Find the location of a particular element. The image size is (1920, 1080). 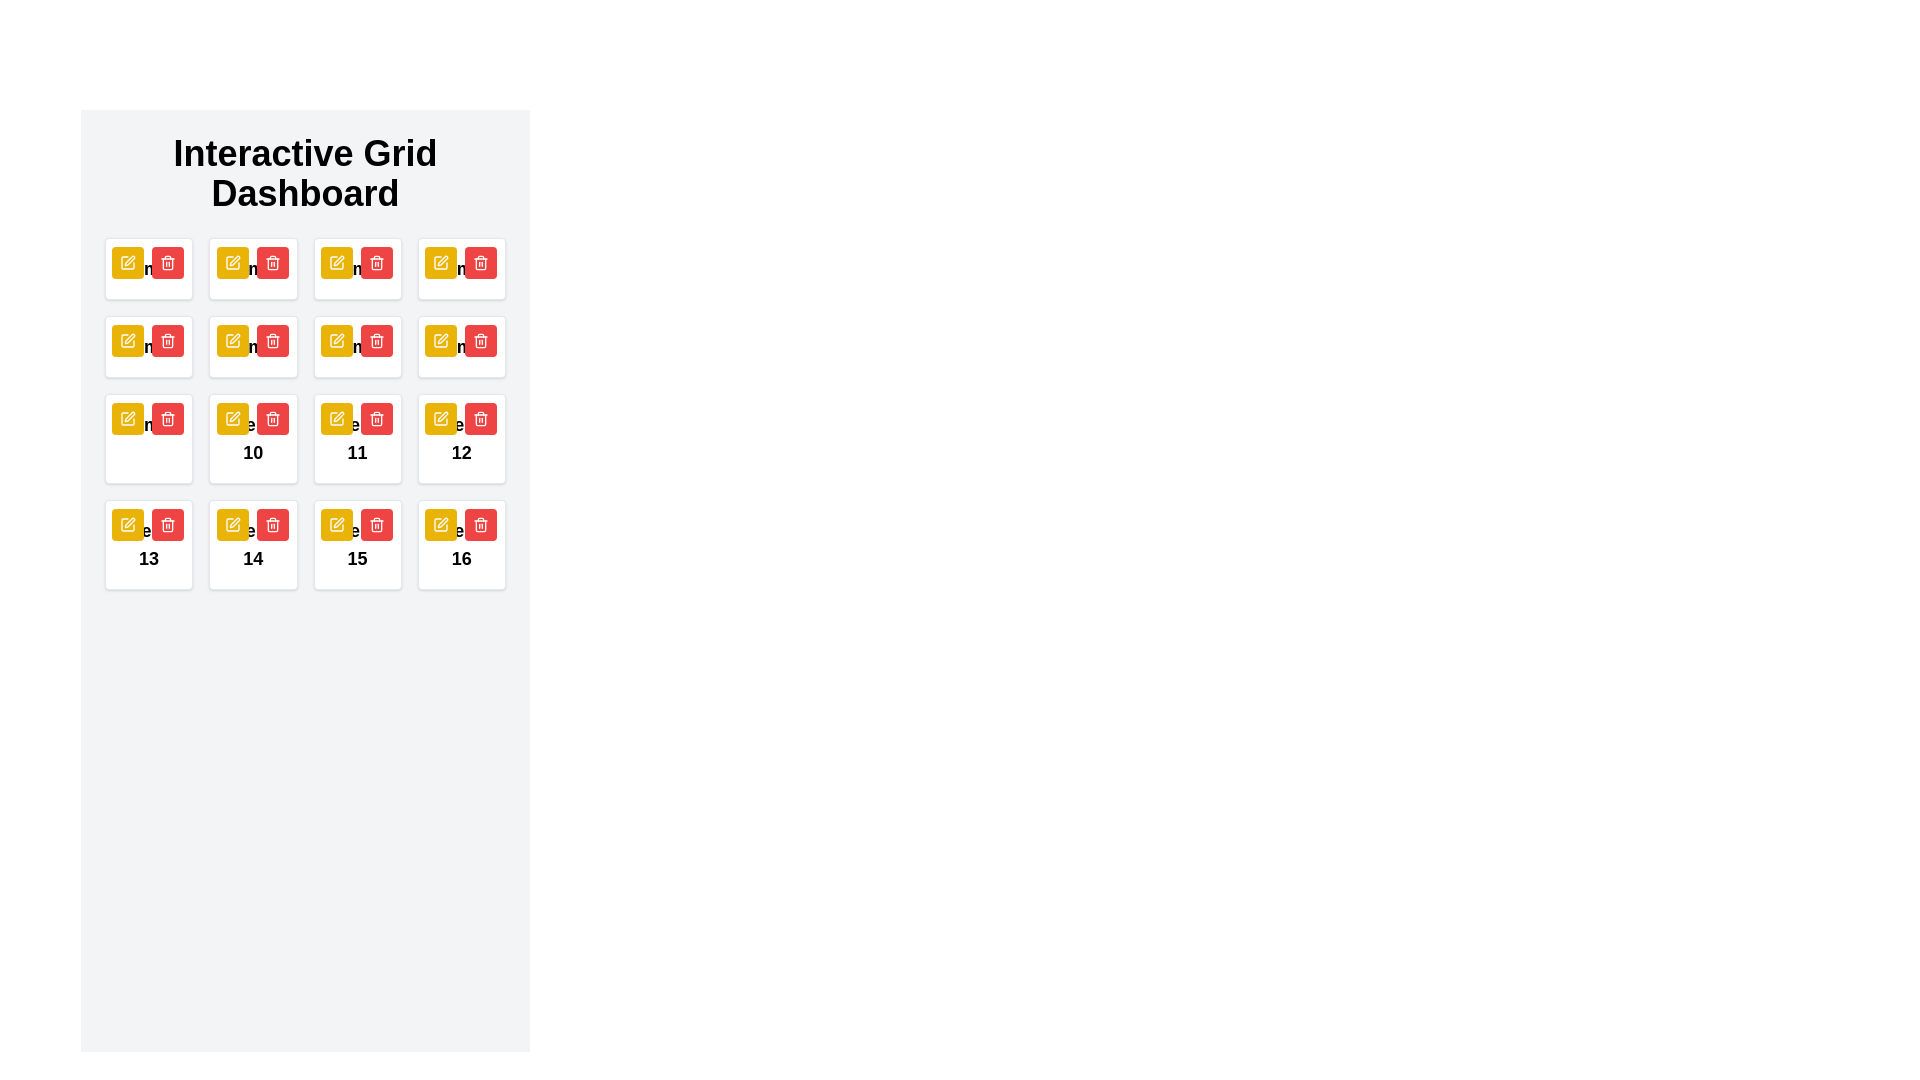

the delete button located to the right of the yellow edit button is located at coordinates (271, 261).